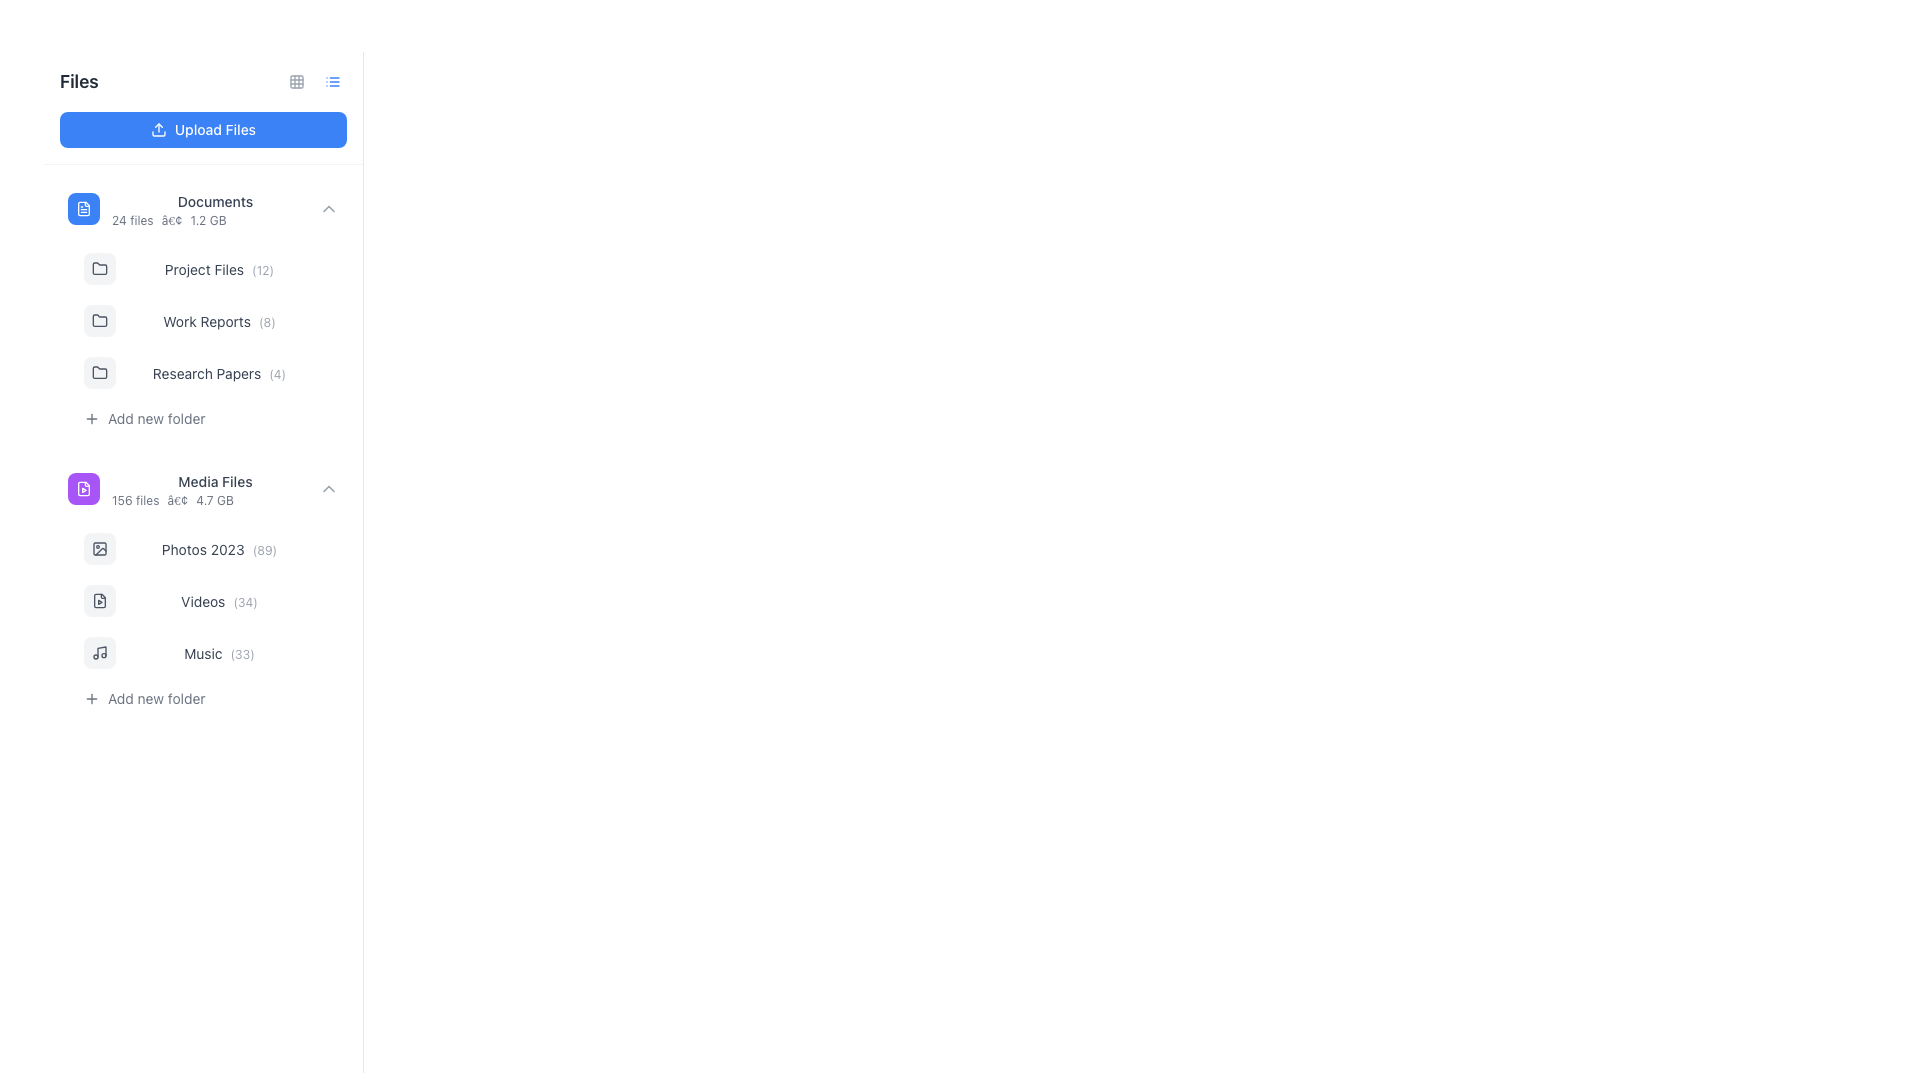  What do you see at coordinates (219, 652) in the screenshot?
I see `the 'Music' text label in the left-side navigation bar` at bounding box center [219, 652].